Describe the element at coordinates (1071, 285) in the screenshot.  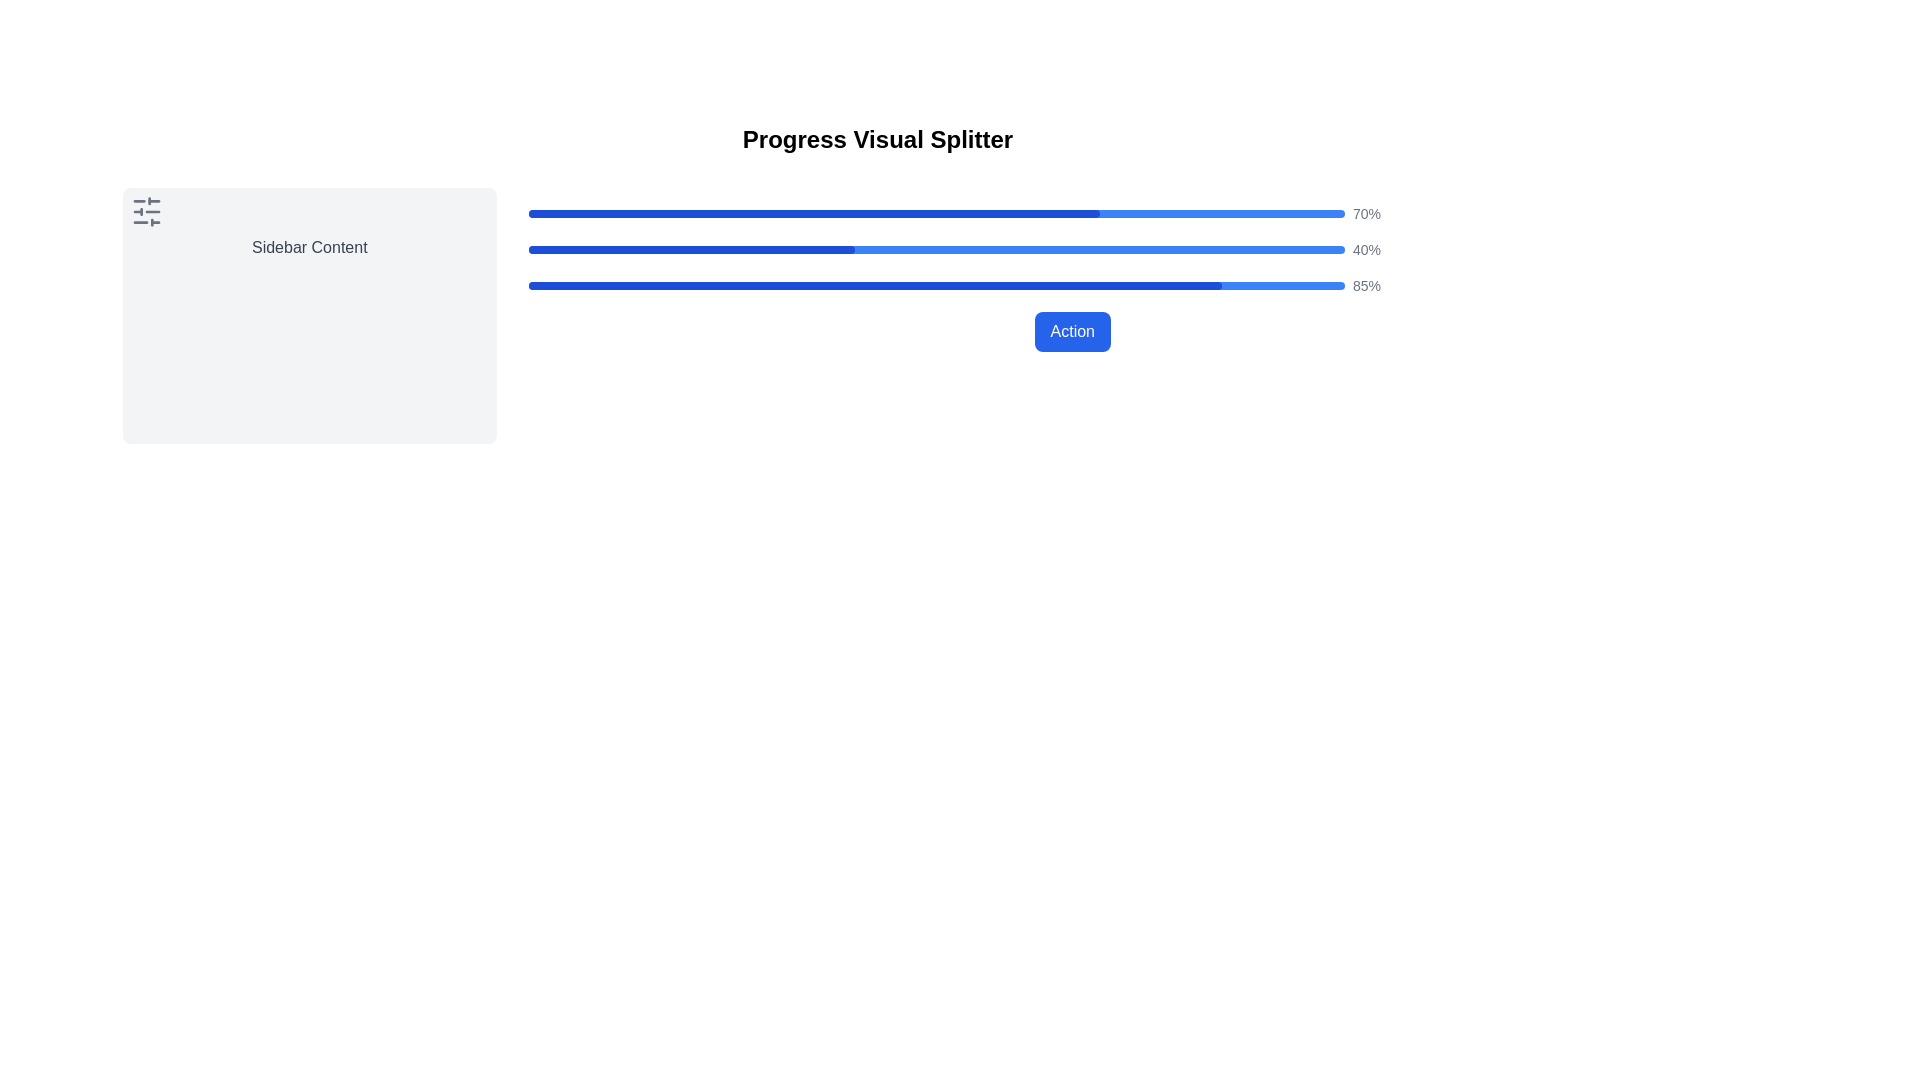
I see `the third progress bar, which is primarily blue with a deeper blue section indicating 85% completion` at that location.